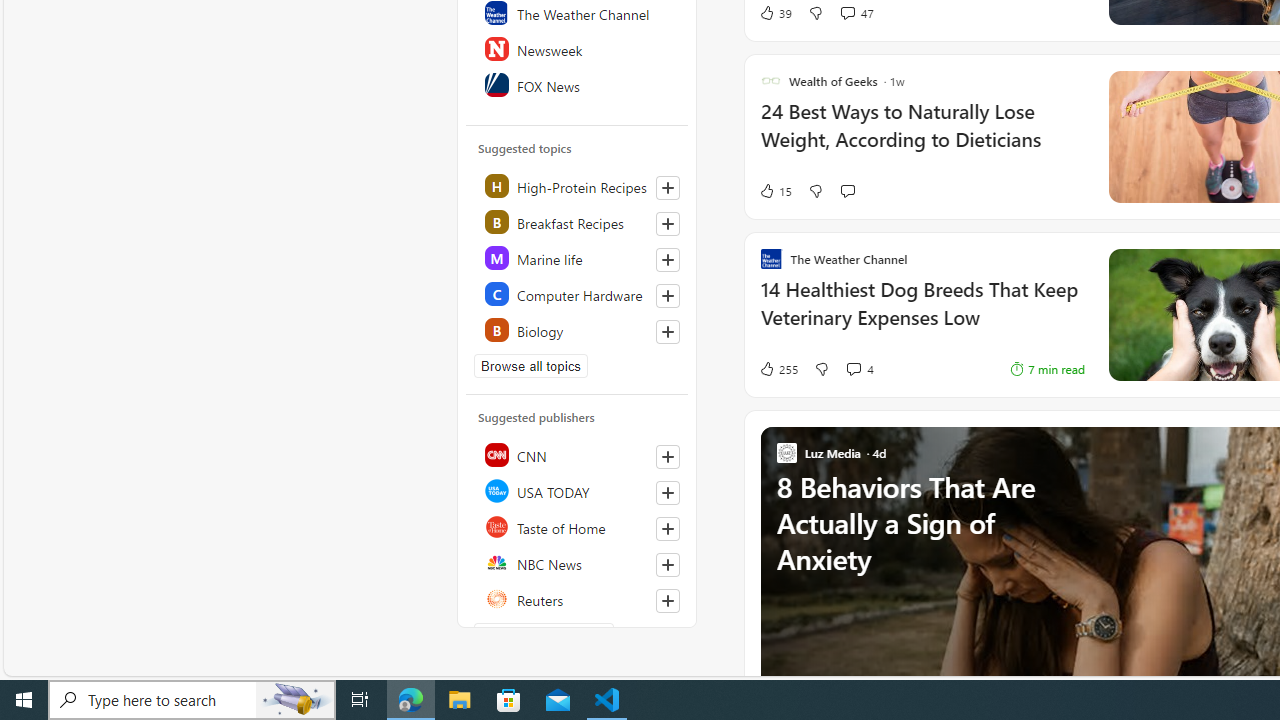 Image resolution: width=1280 pixels, height=720 pixels. What do you see at coordinates (859, 368) in the screenshot?
I see `'View comments 4 Comment'` at bounding box center [859, 368].